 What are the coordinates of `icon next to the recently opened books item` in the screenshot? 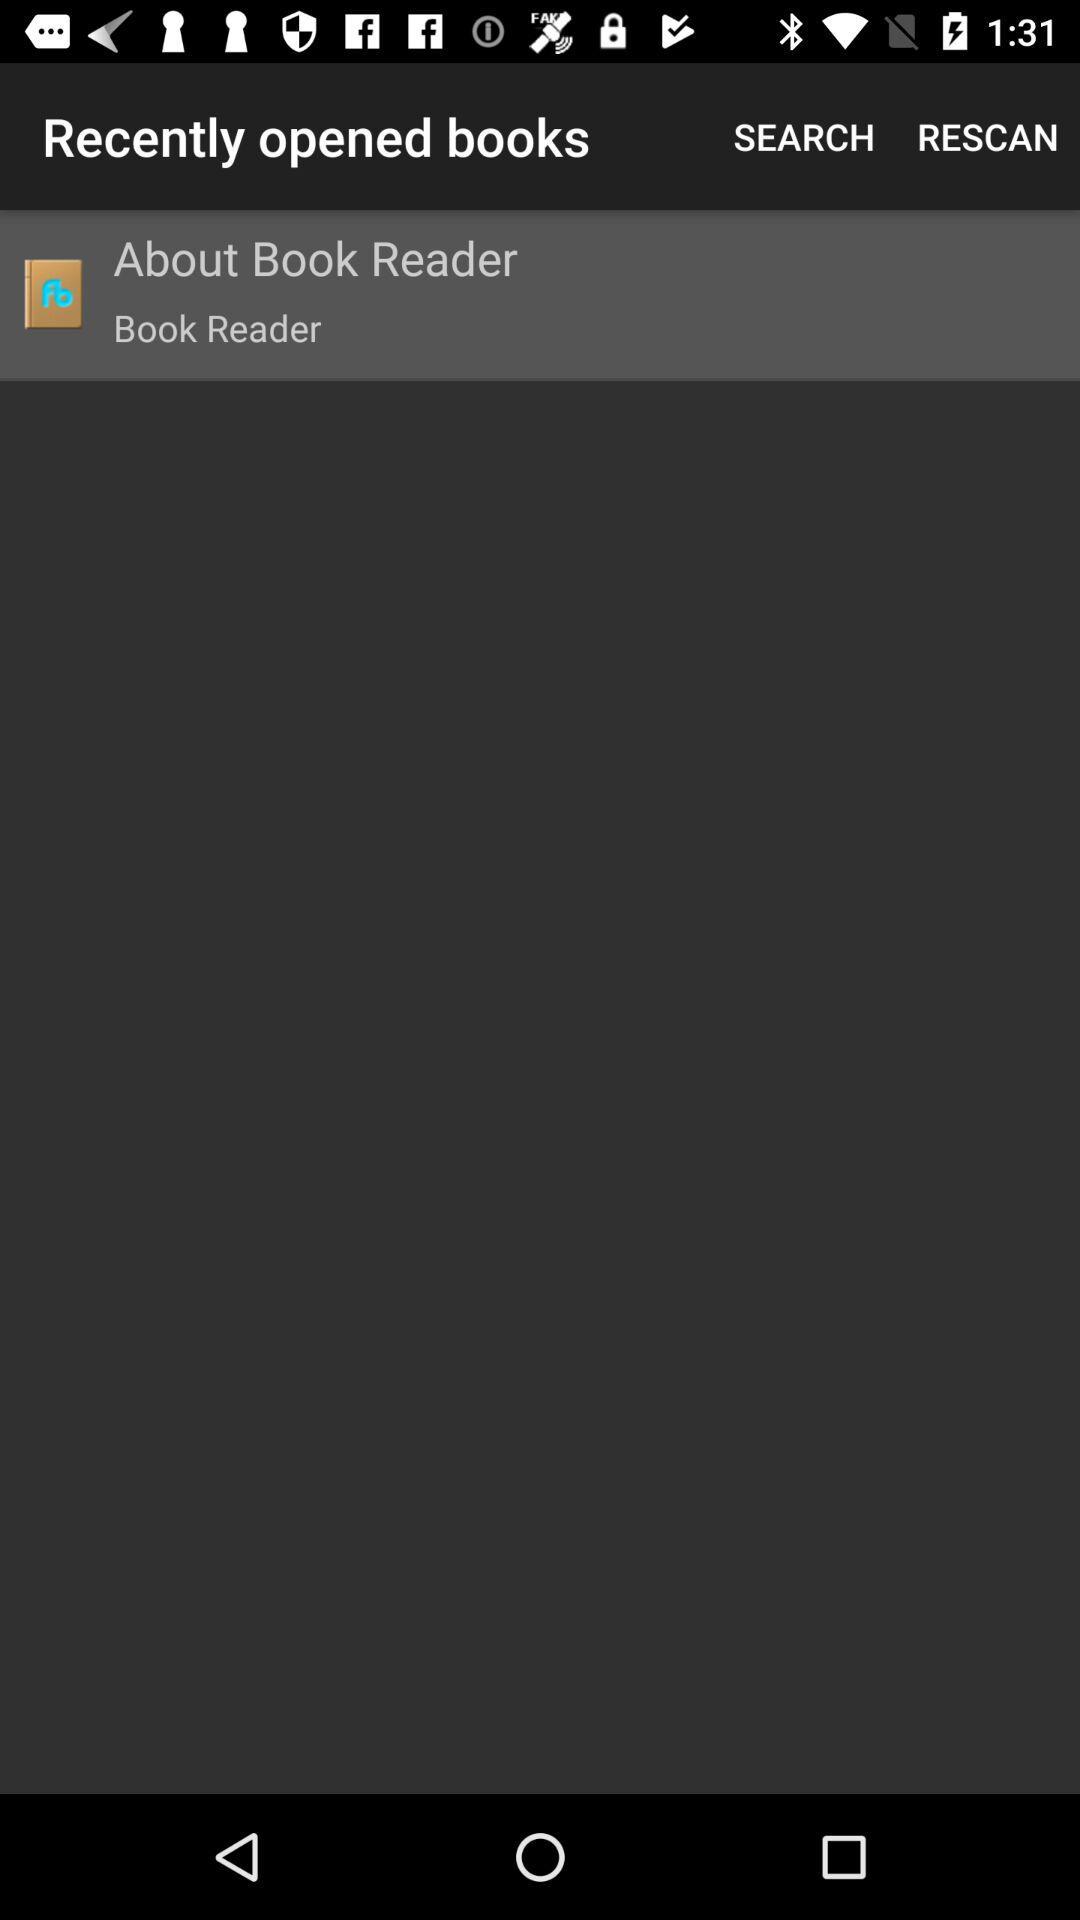 It's located at (803, 135).